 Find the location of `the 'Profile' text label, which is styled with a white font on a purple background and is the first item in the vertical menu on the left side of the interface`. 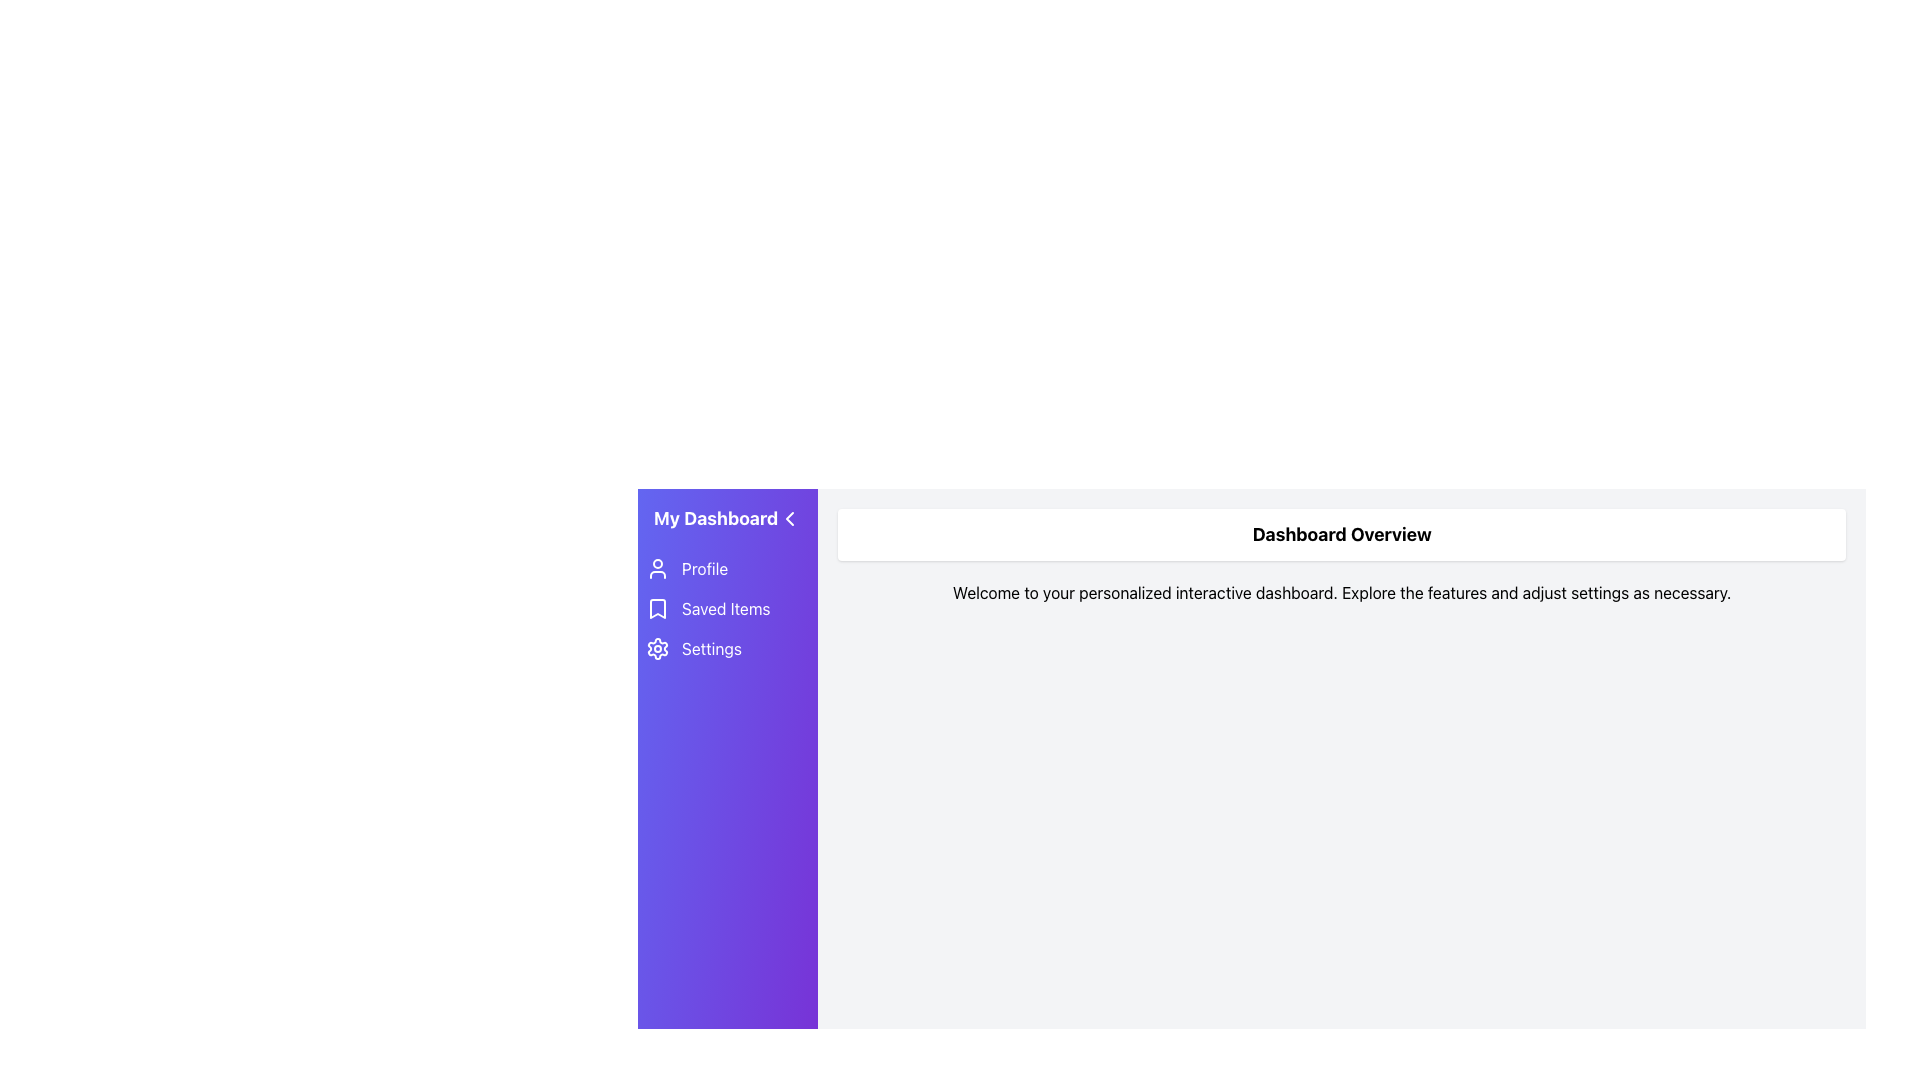

the 'Profile' text label, which is styled with a white font on a purple background and is the first item in the vertical menu on the left side of the interface is located at coordinates (705, 569).